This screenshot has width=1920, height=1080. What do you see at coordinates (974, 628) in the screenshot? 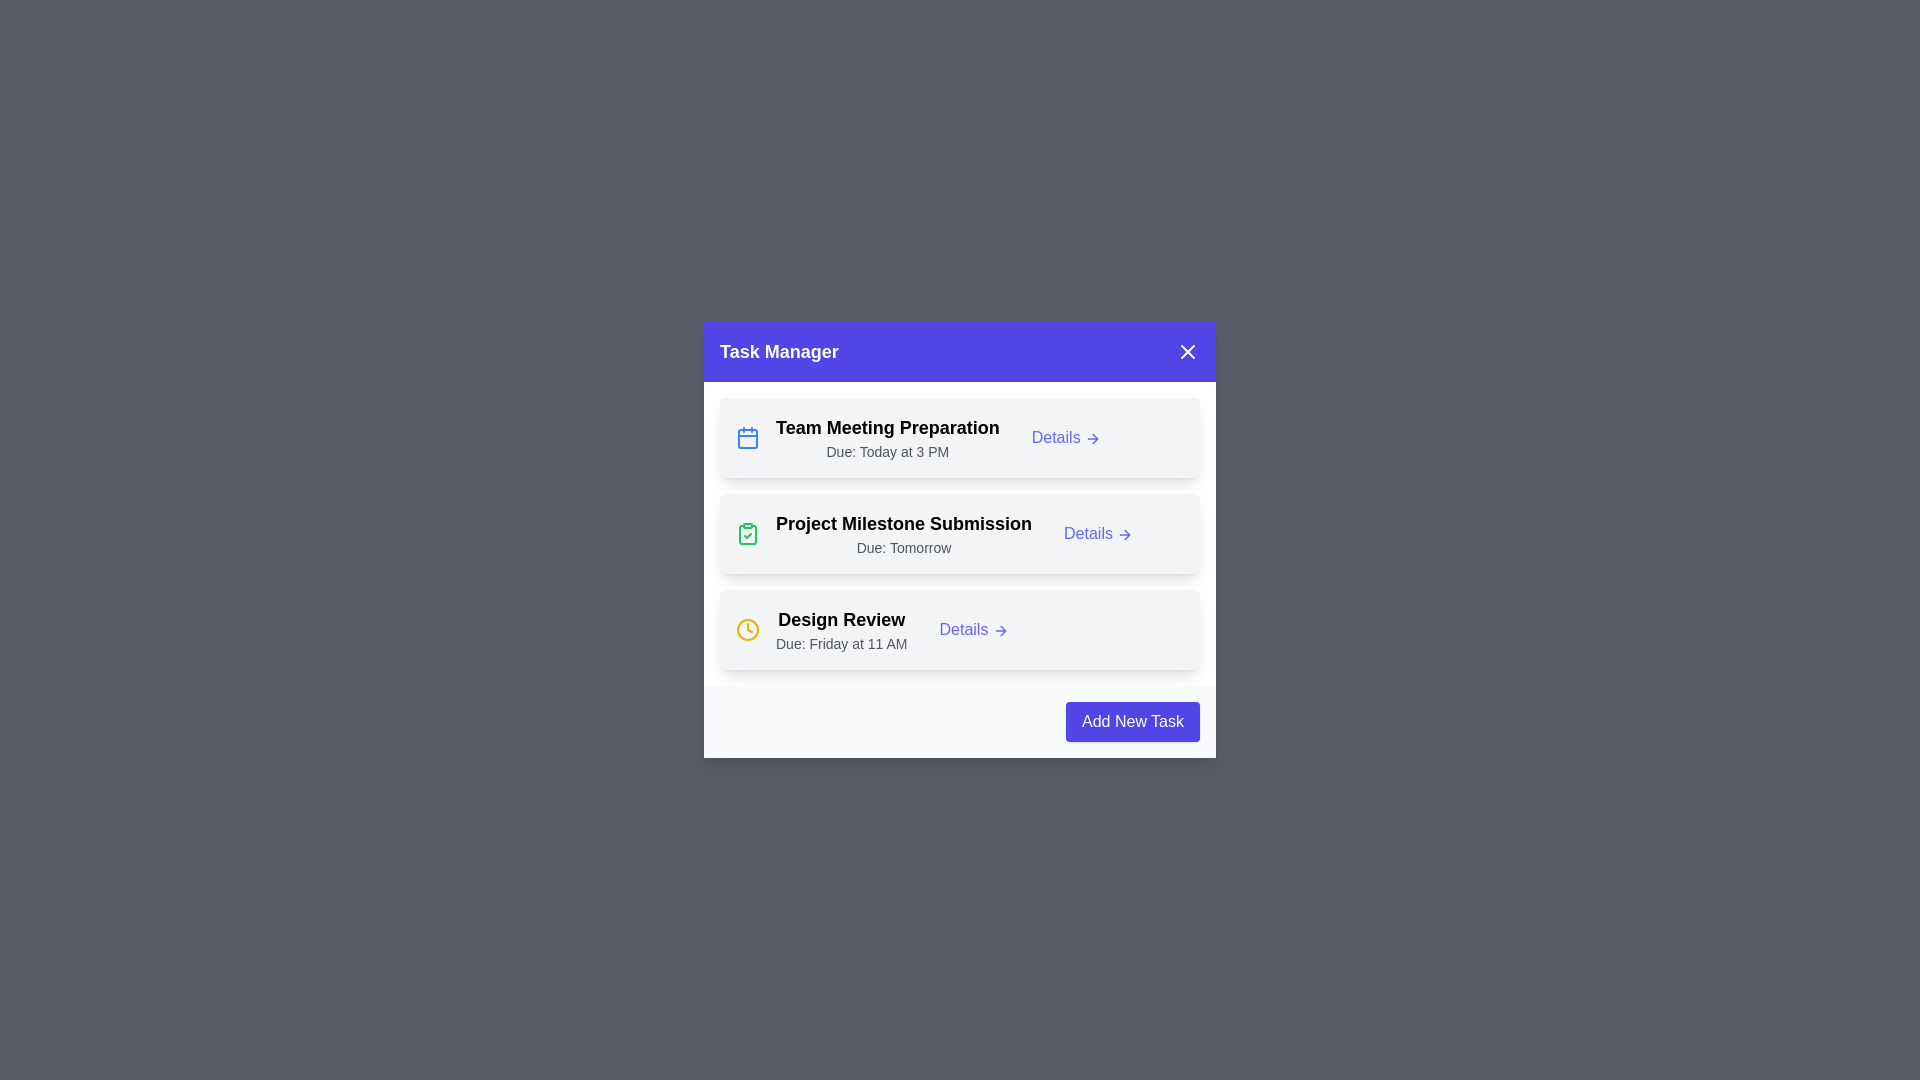
I see `the button that triggers the action` at bounding box center [974, 628].